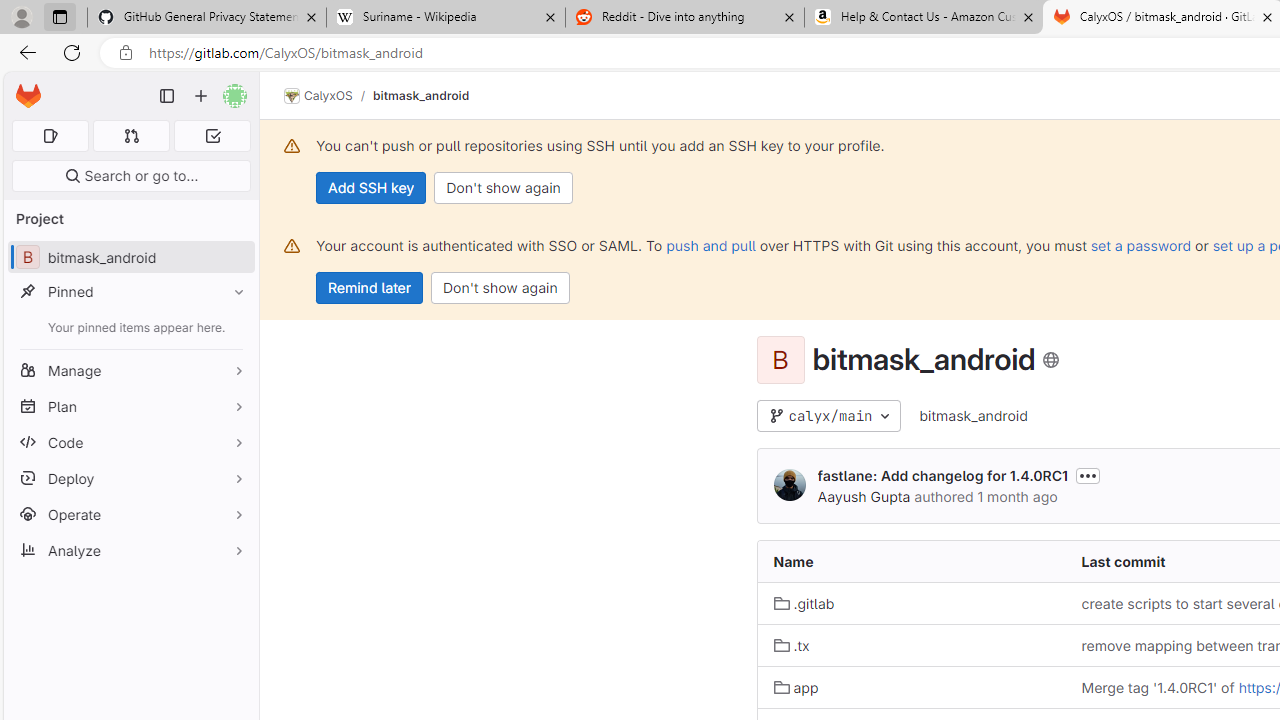 This screenshot has width=1280, height=720. What do you see at coordinates (130, 513) in the screenshot?
I see `'Operate'` at bounding box center [130, 513].